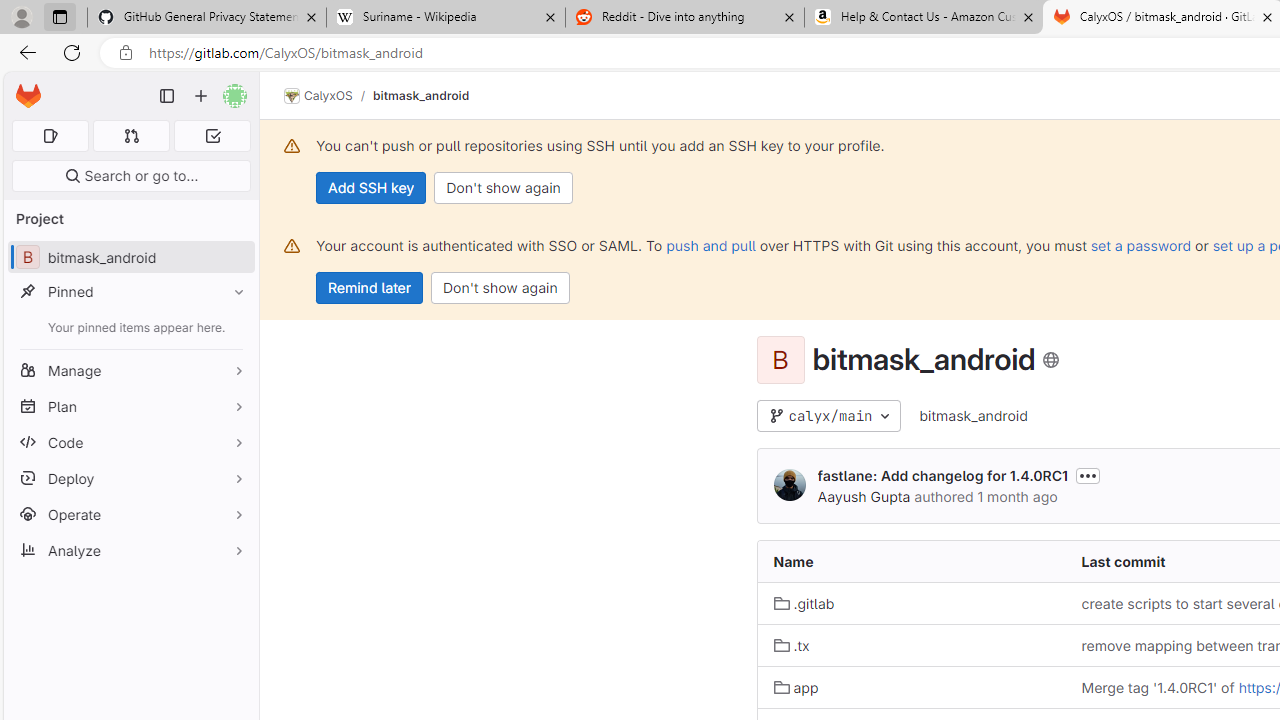 This screenshot has width=1280, height=720. What do you see at coordinates (130, 513) in the screenshot?
I see `'Operate'` at bounding box center [130, 513].